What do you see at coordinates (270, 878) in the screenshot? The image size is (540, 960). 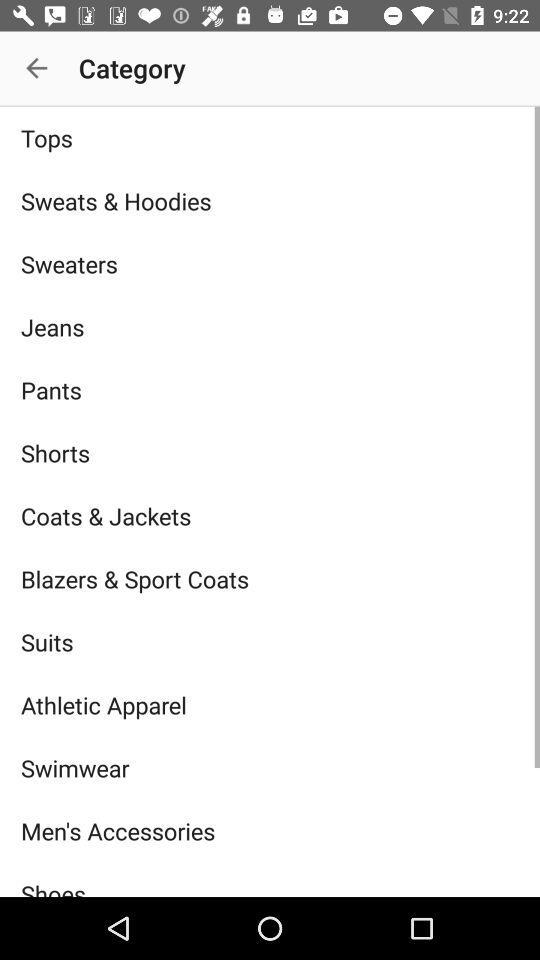 I see `shoes item` at bounding box center [270, 878].